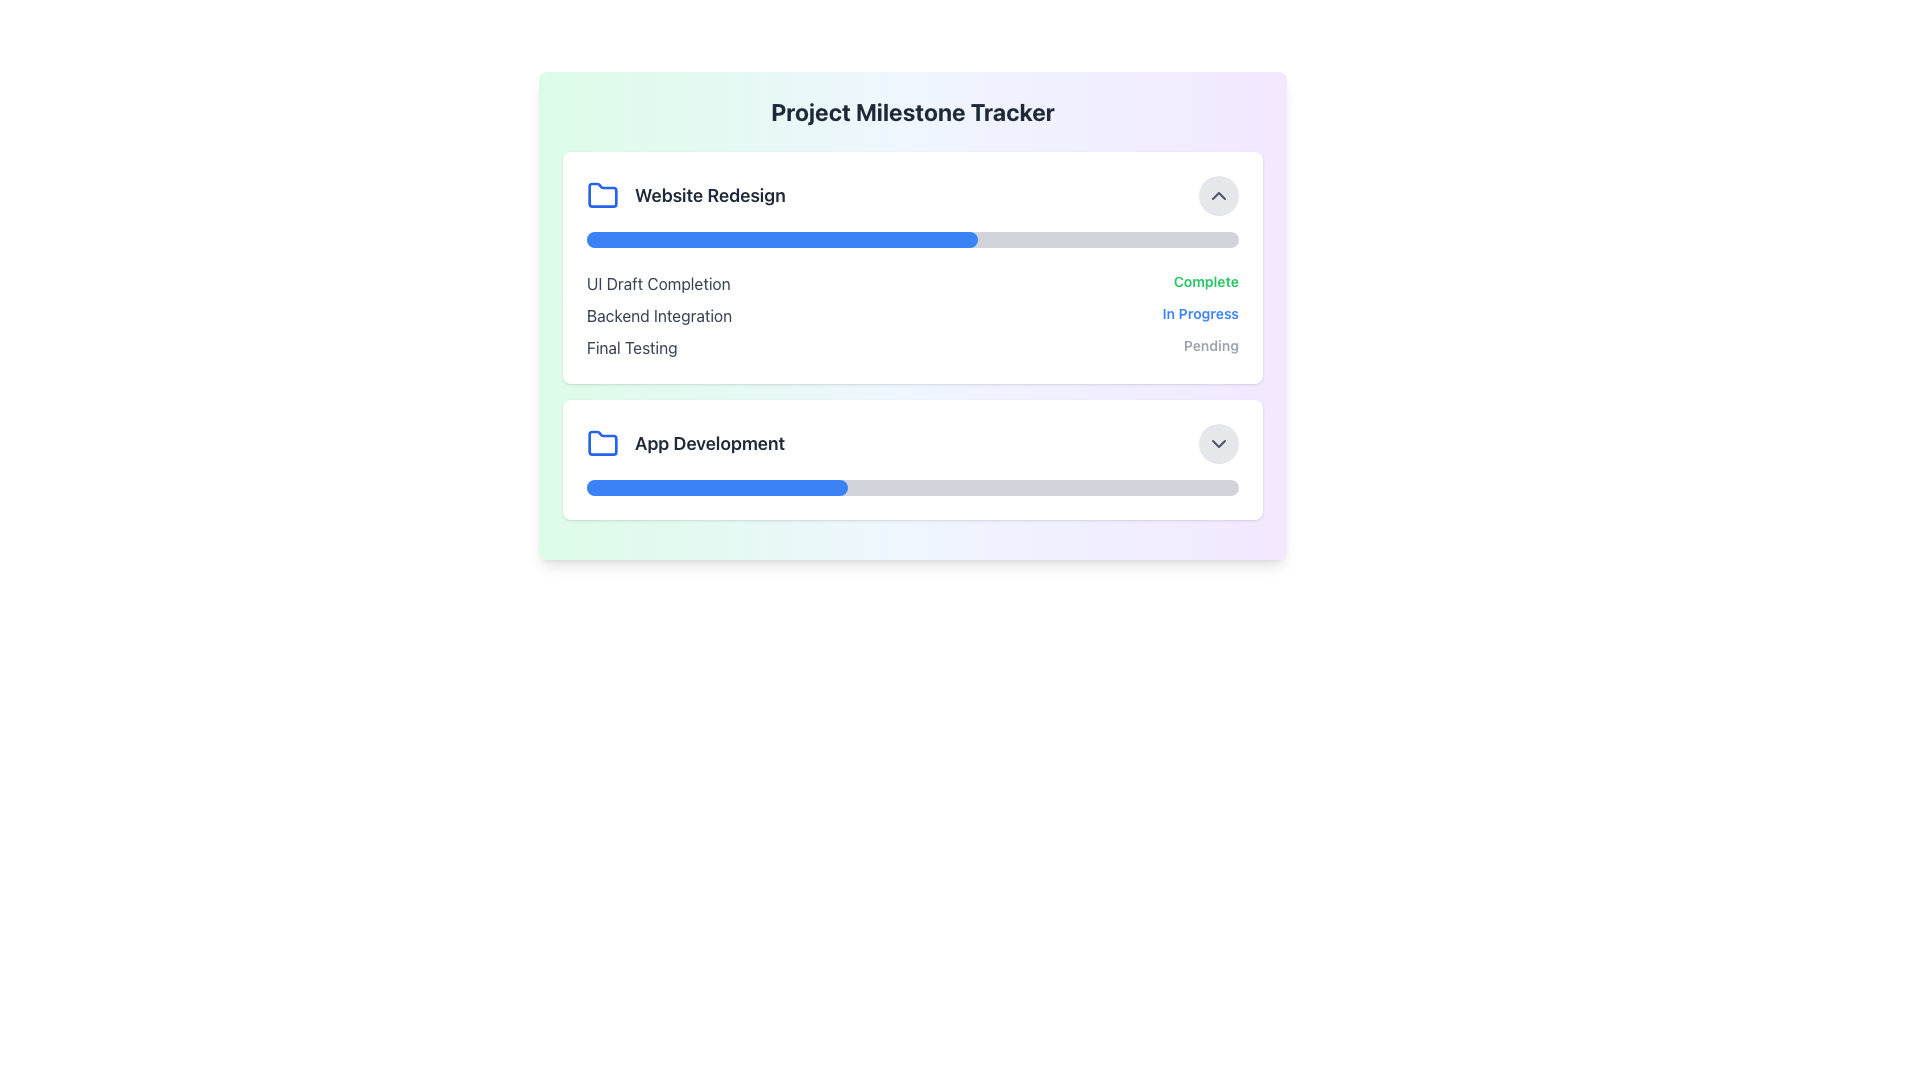 This screenshot has height=1080, width=1920. Describe the element at coordinates (991, 238) in the screenshot. I see `the progress bar` at that location.